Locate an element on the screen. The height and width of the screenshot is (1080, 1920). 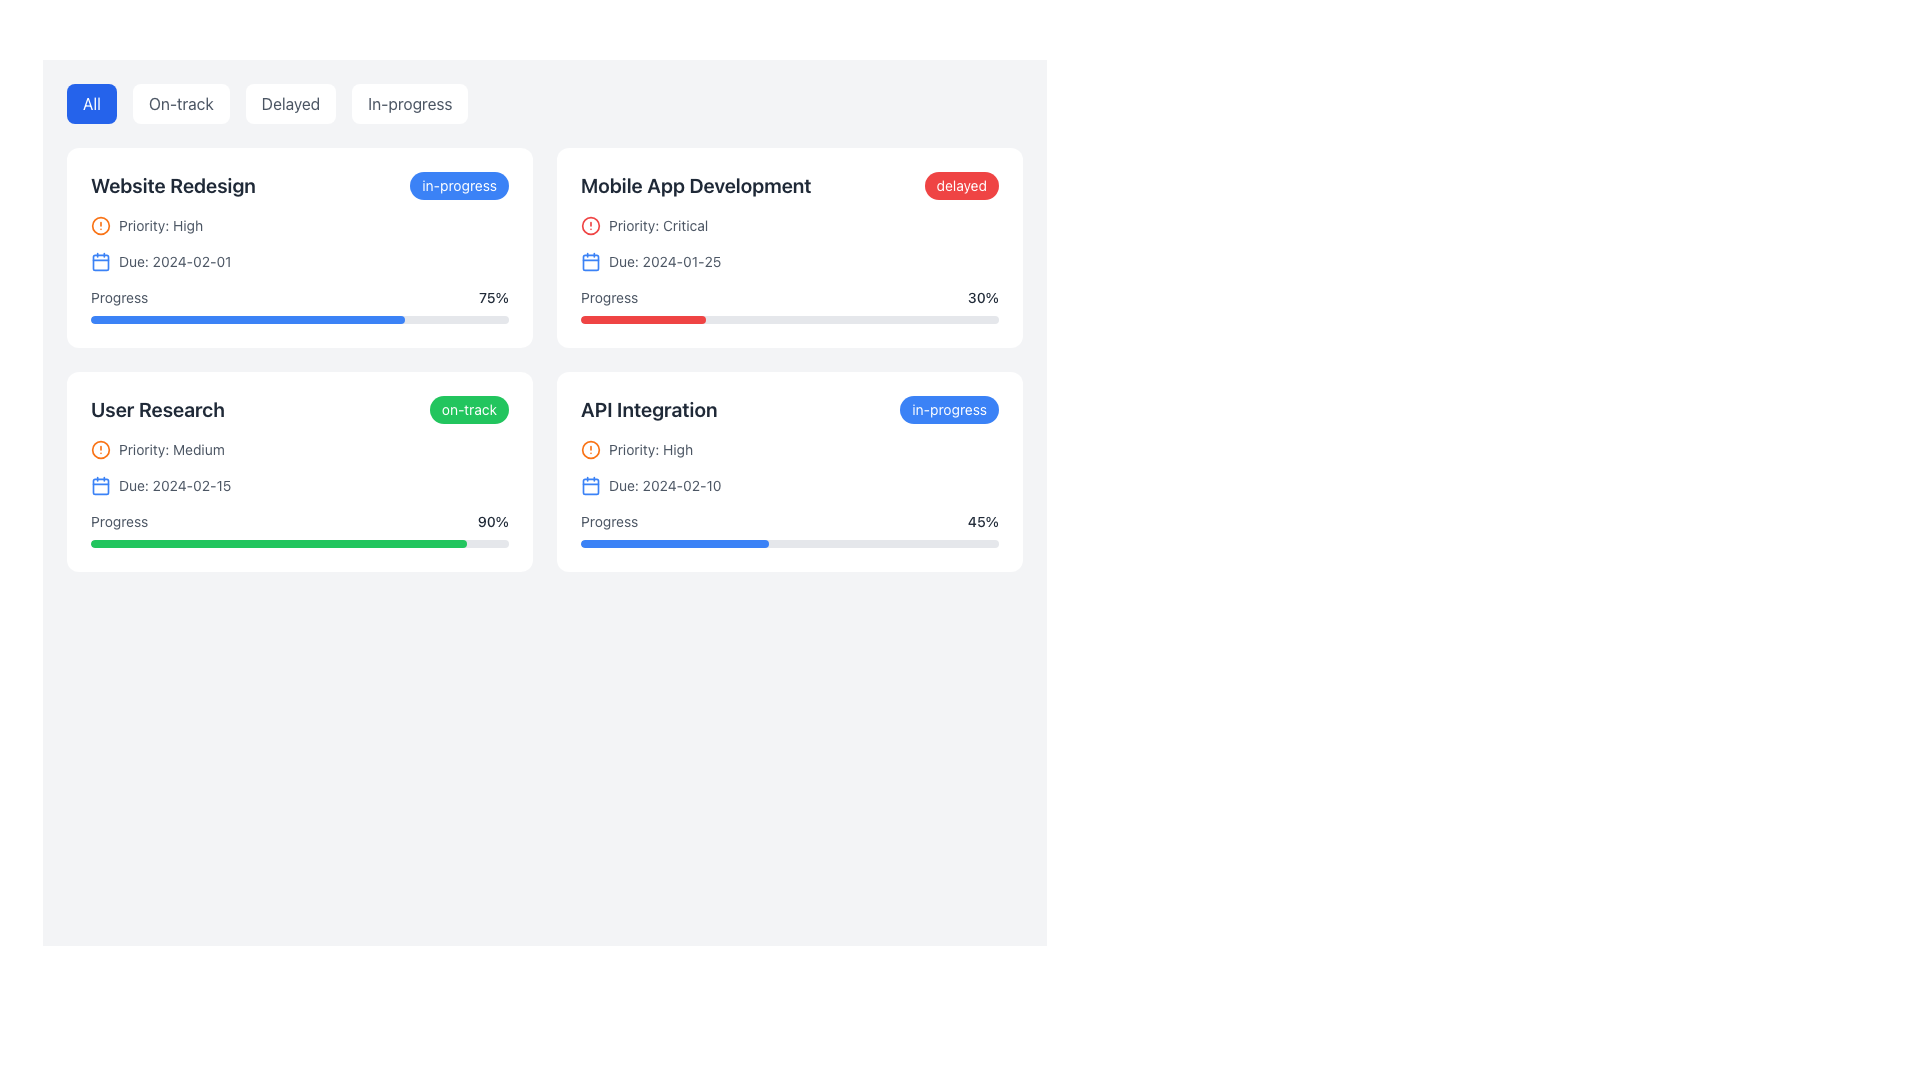
the priority level indicated by the 'Priority: Critical' text and the red warning icon in the Informational Label with Icon, located in the 'Mobile App Development' section is located at coordinates (789, 225).